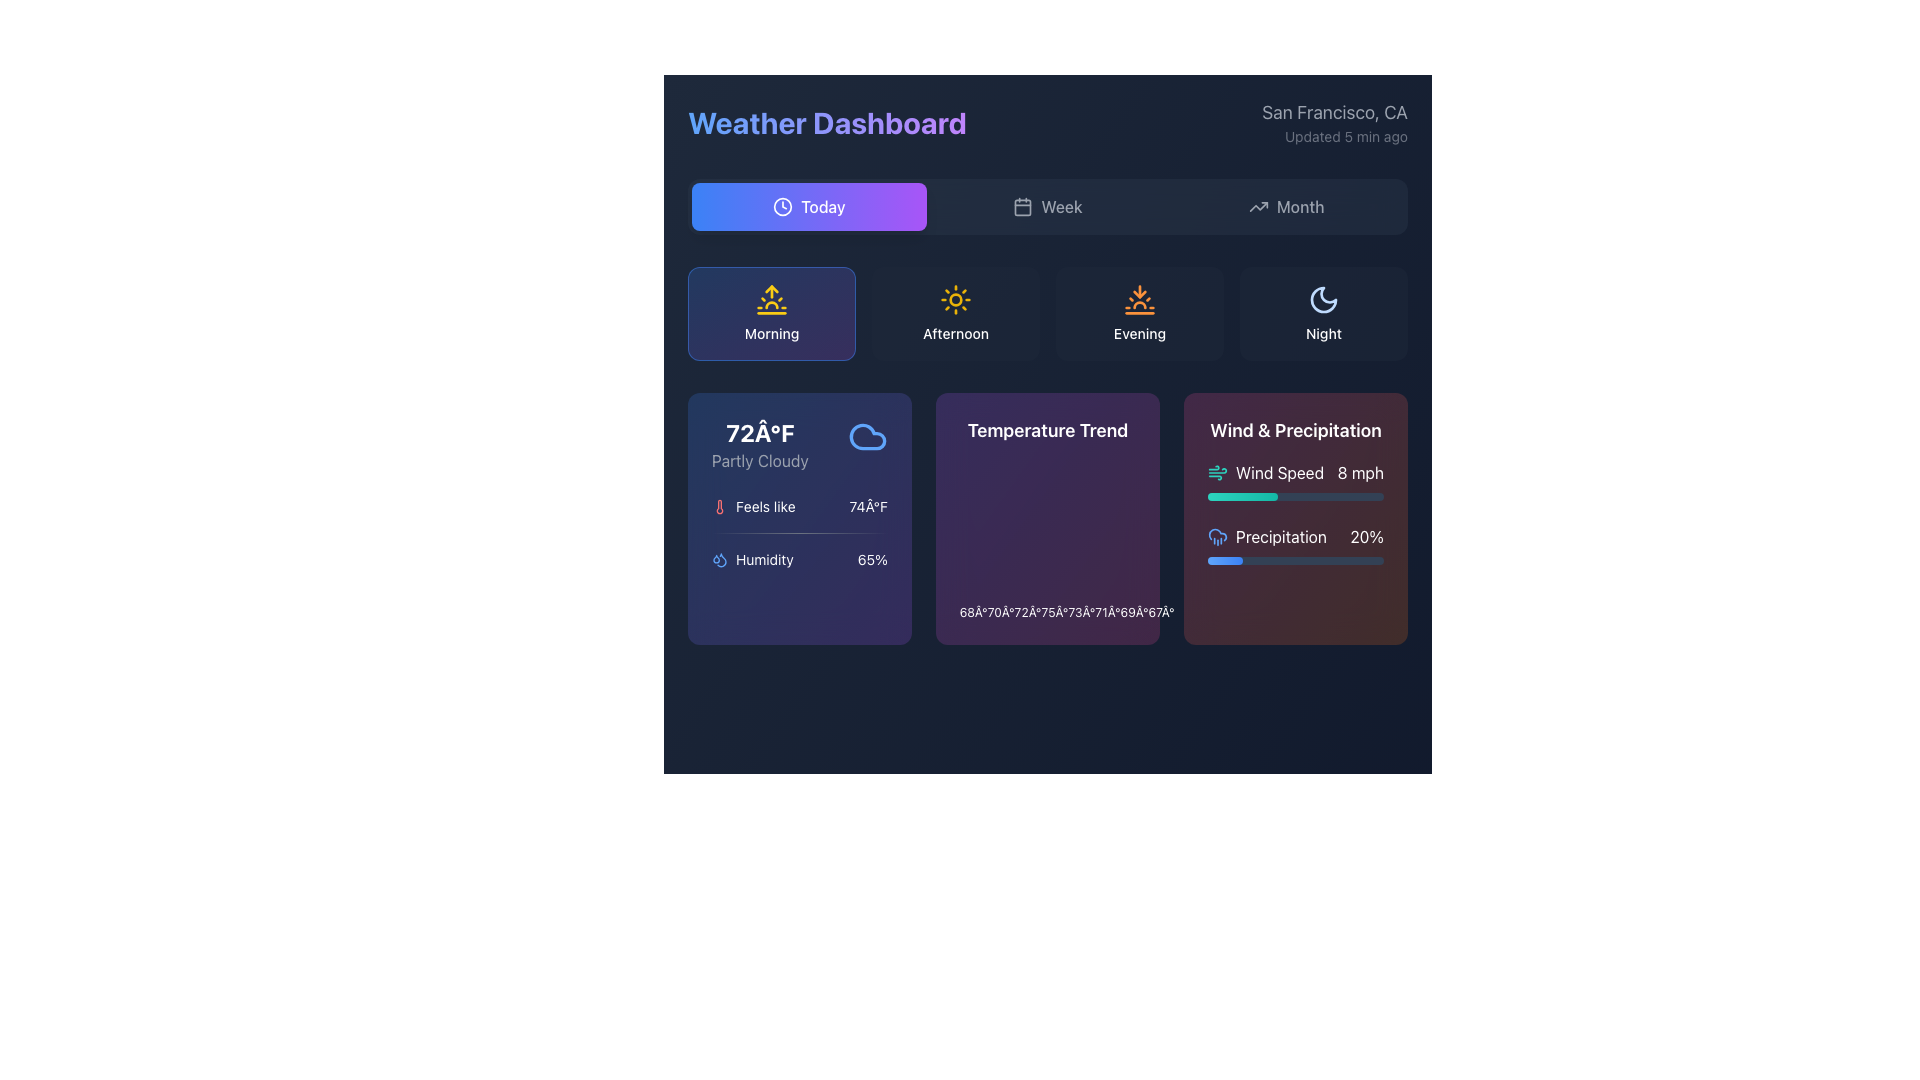 Image resolution: width=1920 pixels, height=1080 pixels. I want to click on the 'Morning' selectable card in the weather application, so click(771, 313).